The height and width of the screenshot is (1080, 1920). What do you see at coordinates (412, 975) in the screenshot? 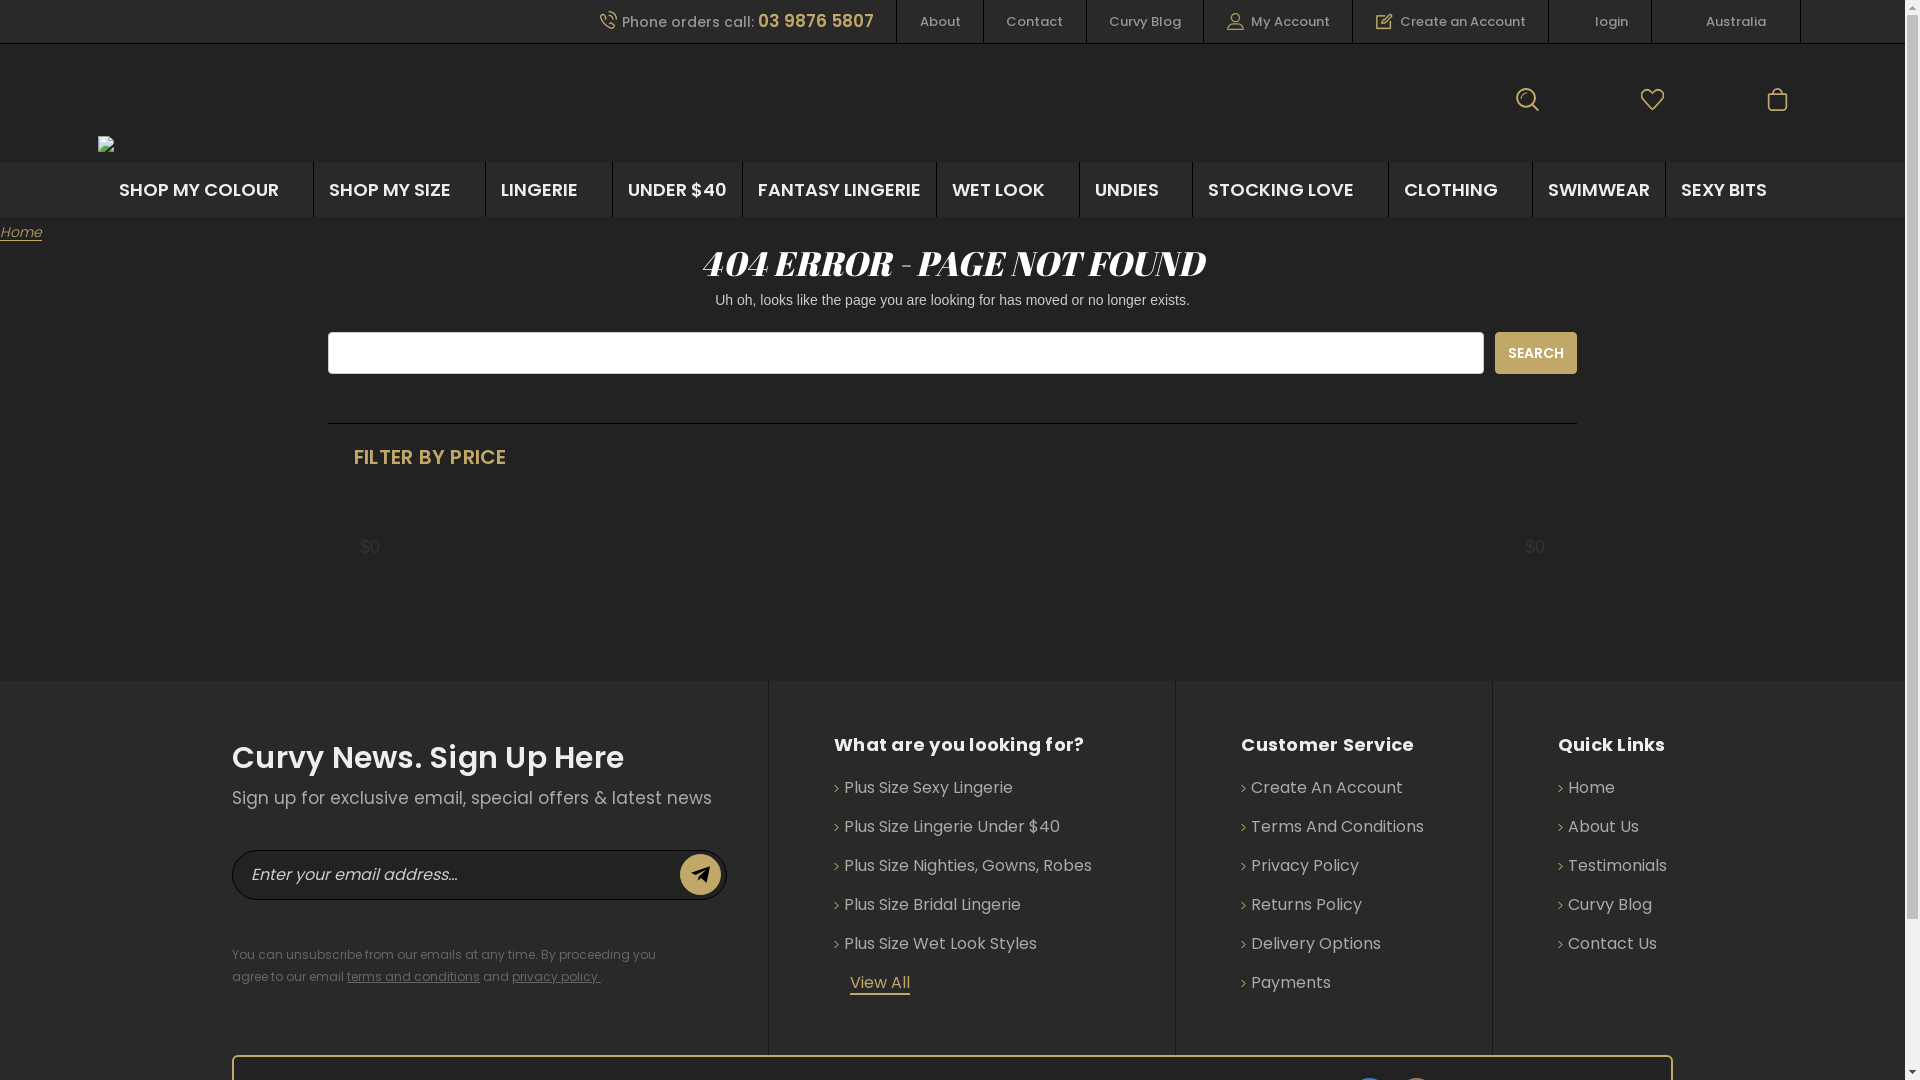
I see `'terms and conditions'` at bounding box center [412, 975].